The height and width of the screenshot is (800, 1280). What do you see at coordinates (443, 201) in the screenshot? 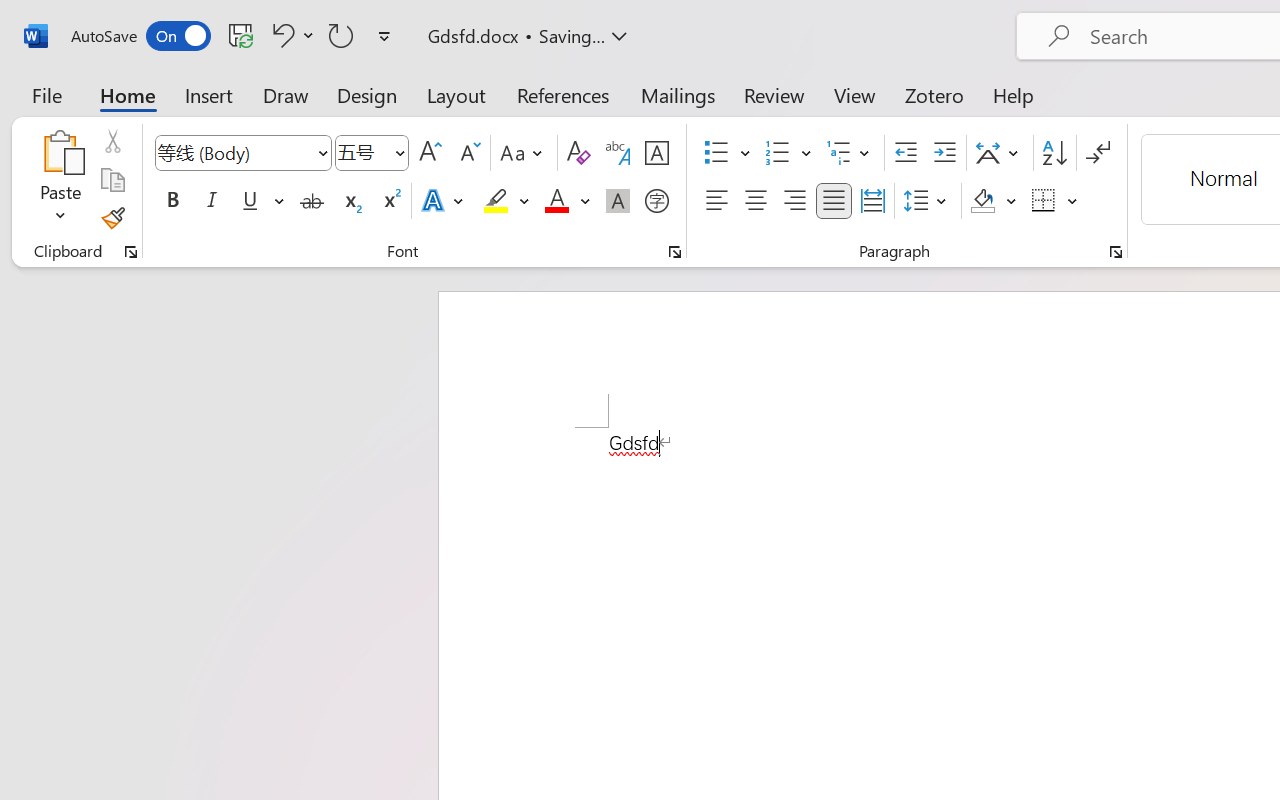
I see `'Text Effects and Typography'` at bounding box center [443, 201].